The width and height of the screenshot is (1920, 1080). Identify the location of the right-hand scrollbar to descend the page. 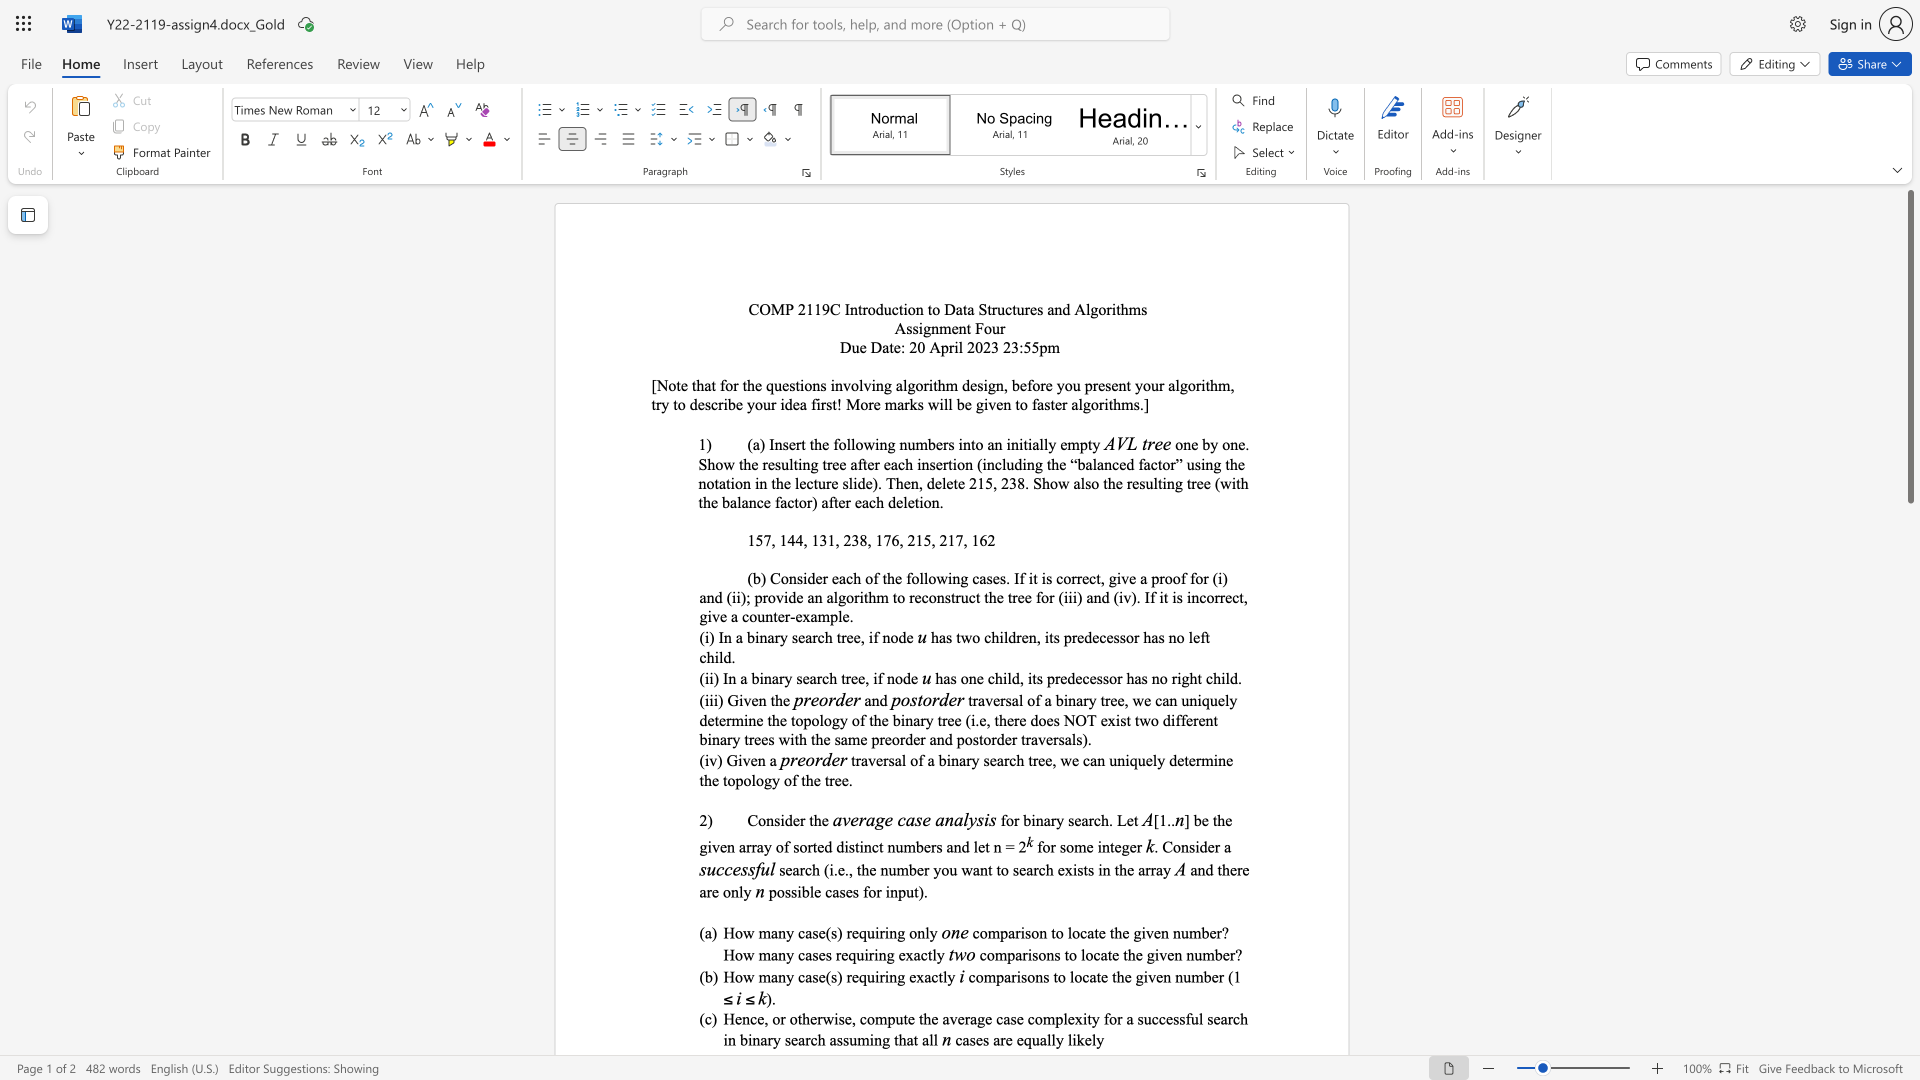
(1909, 849).